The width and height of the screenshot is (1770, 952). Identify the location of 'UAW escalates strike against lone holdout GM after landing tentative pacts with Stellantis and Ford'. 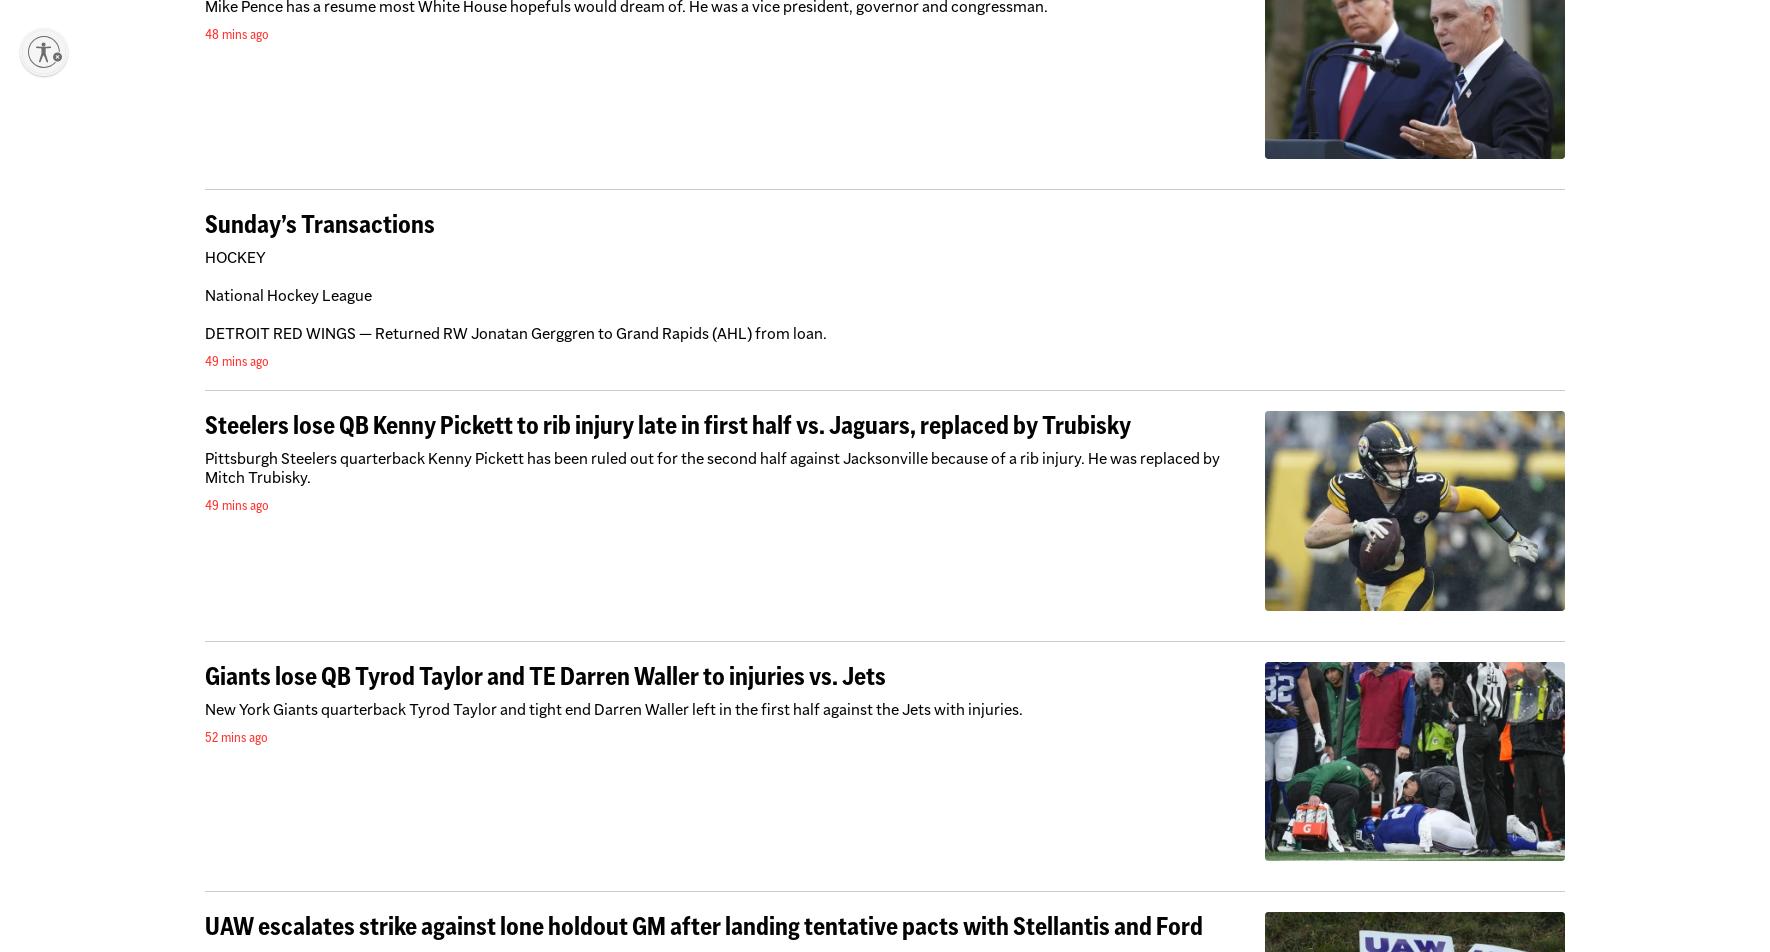
(702, 926).